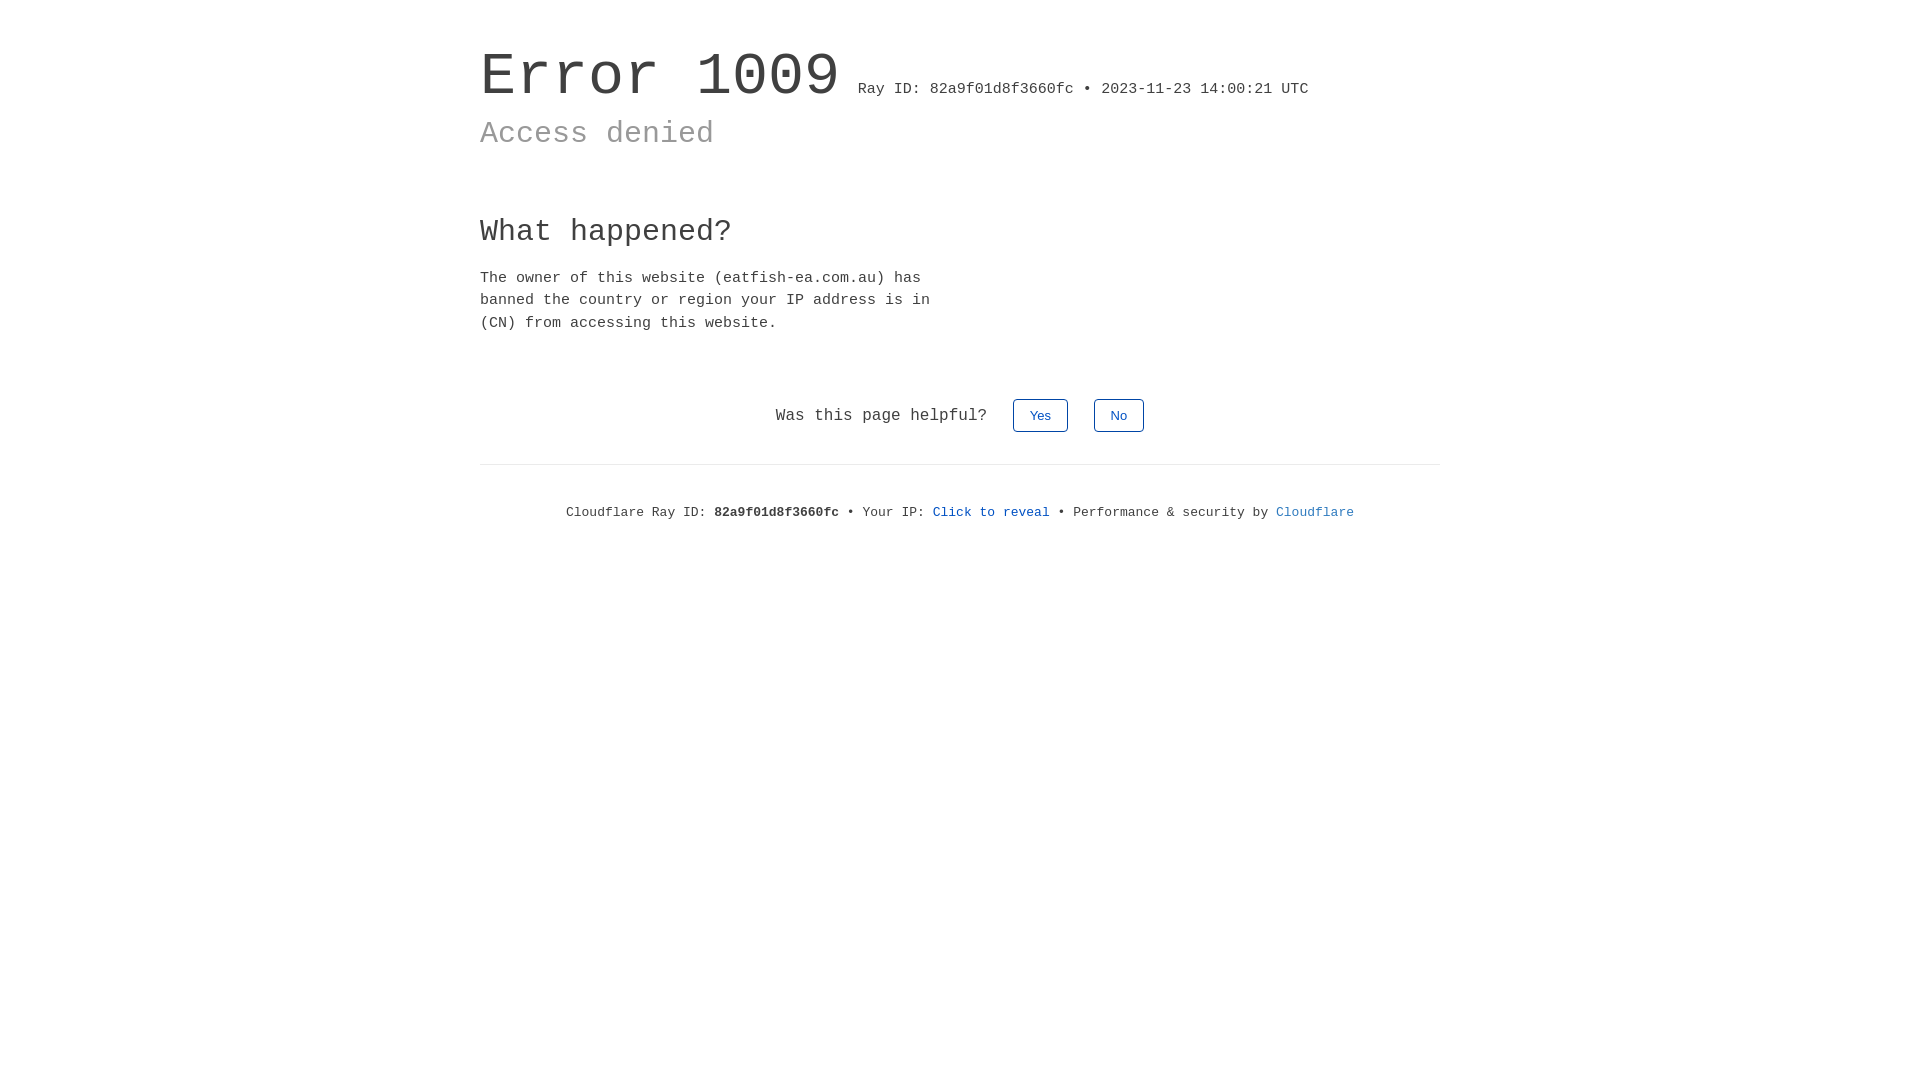 The width and height of the screenshot is (1920, 1080). I want to click on 'Yes', so click(1012, 414).